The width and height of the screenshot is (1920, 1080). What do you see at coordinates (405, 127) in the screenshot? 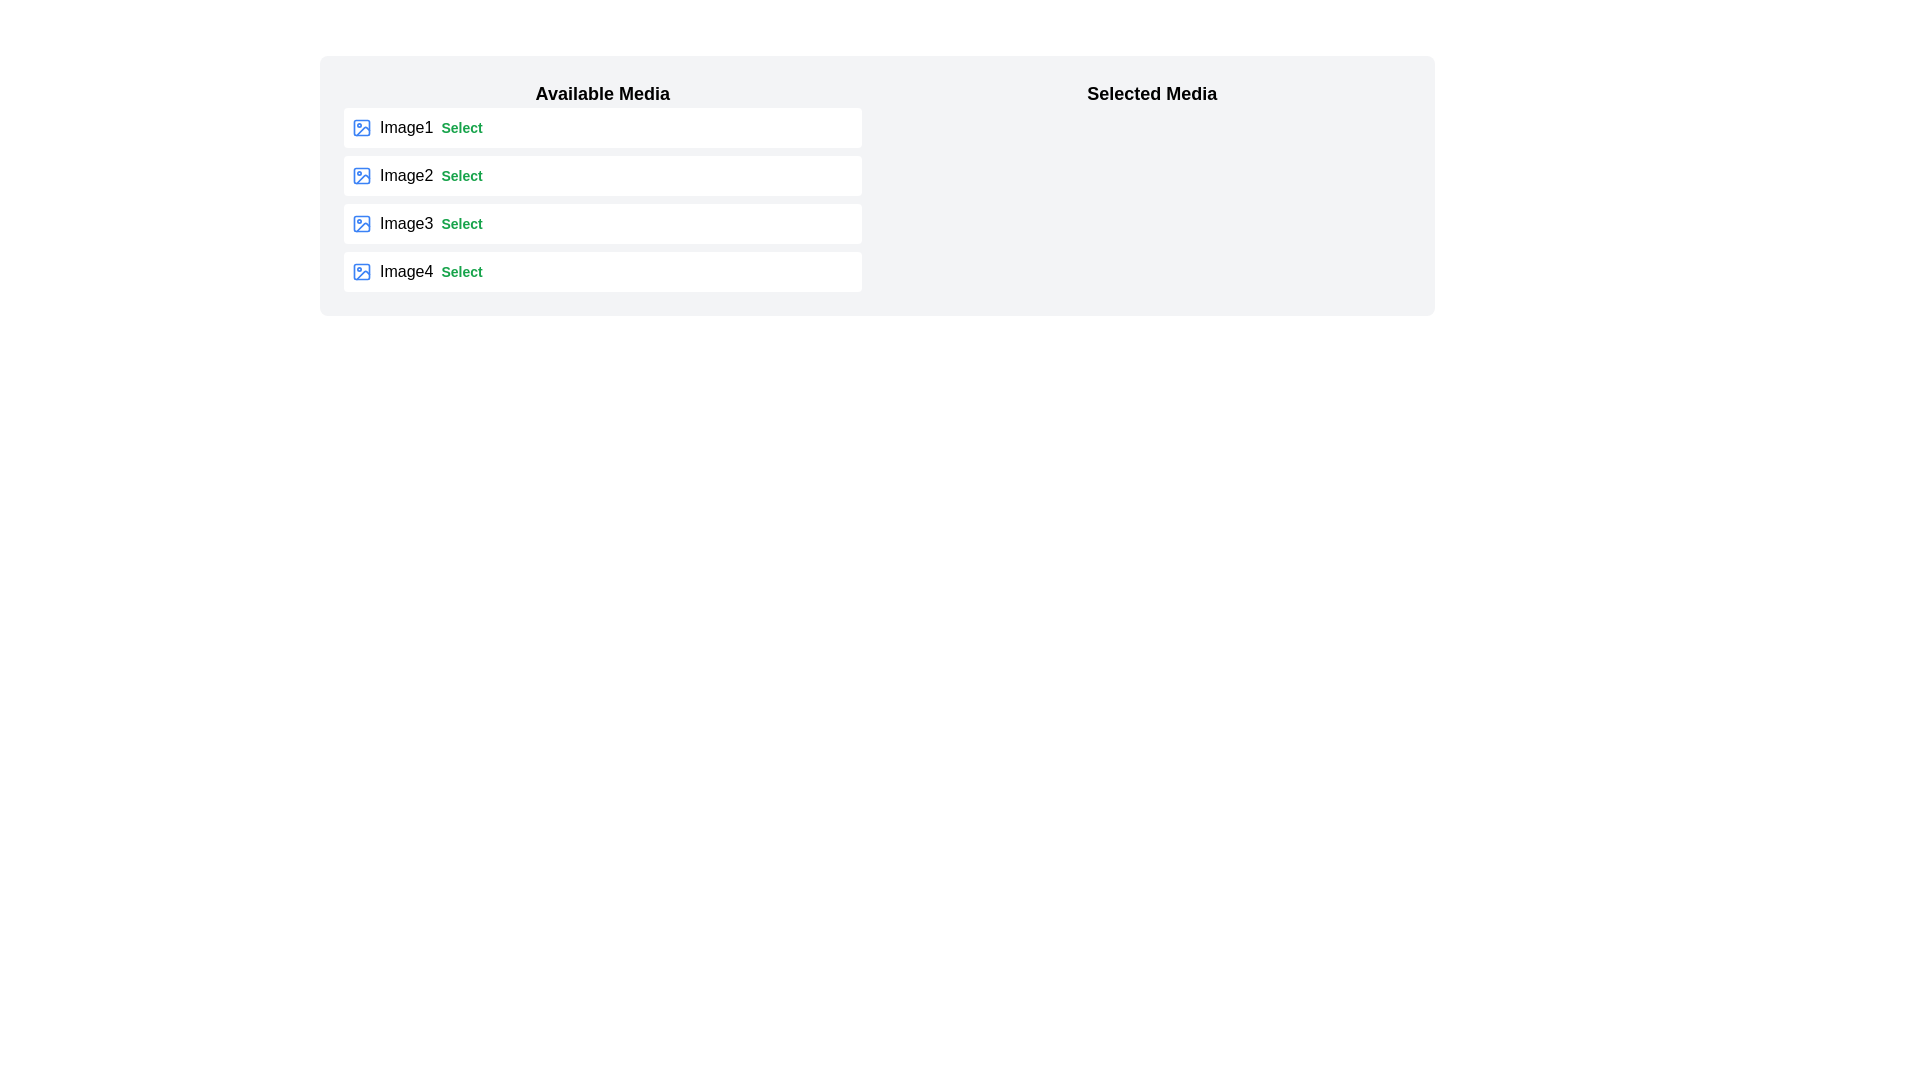
I see `text label displaying 'Image1' located in the first row under 'Available Media', positioned between the blue image icon and the green 'Select' link` at bounding box center [405, 127].